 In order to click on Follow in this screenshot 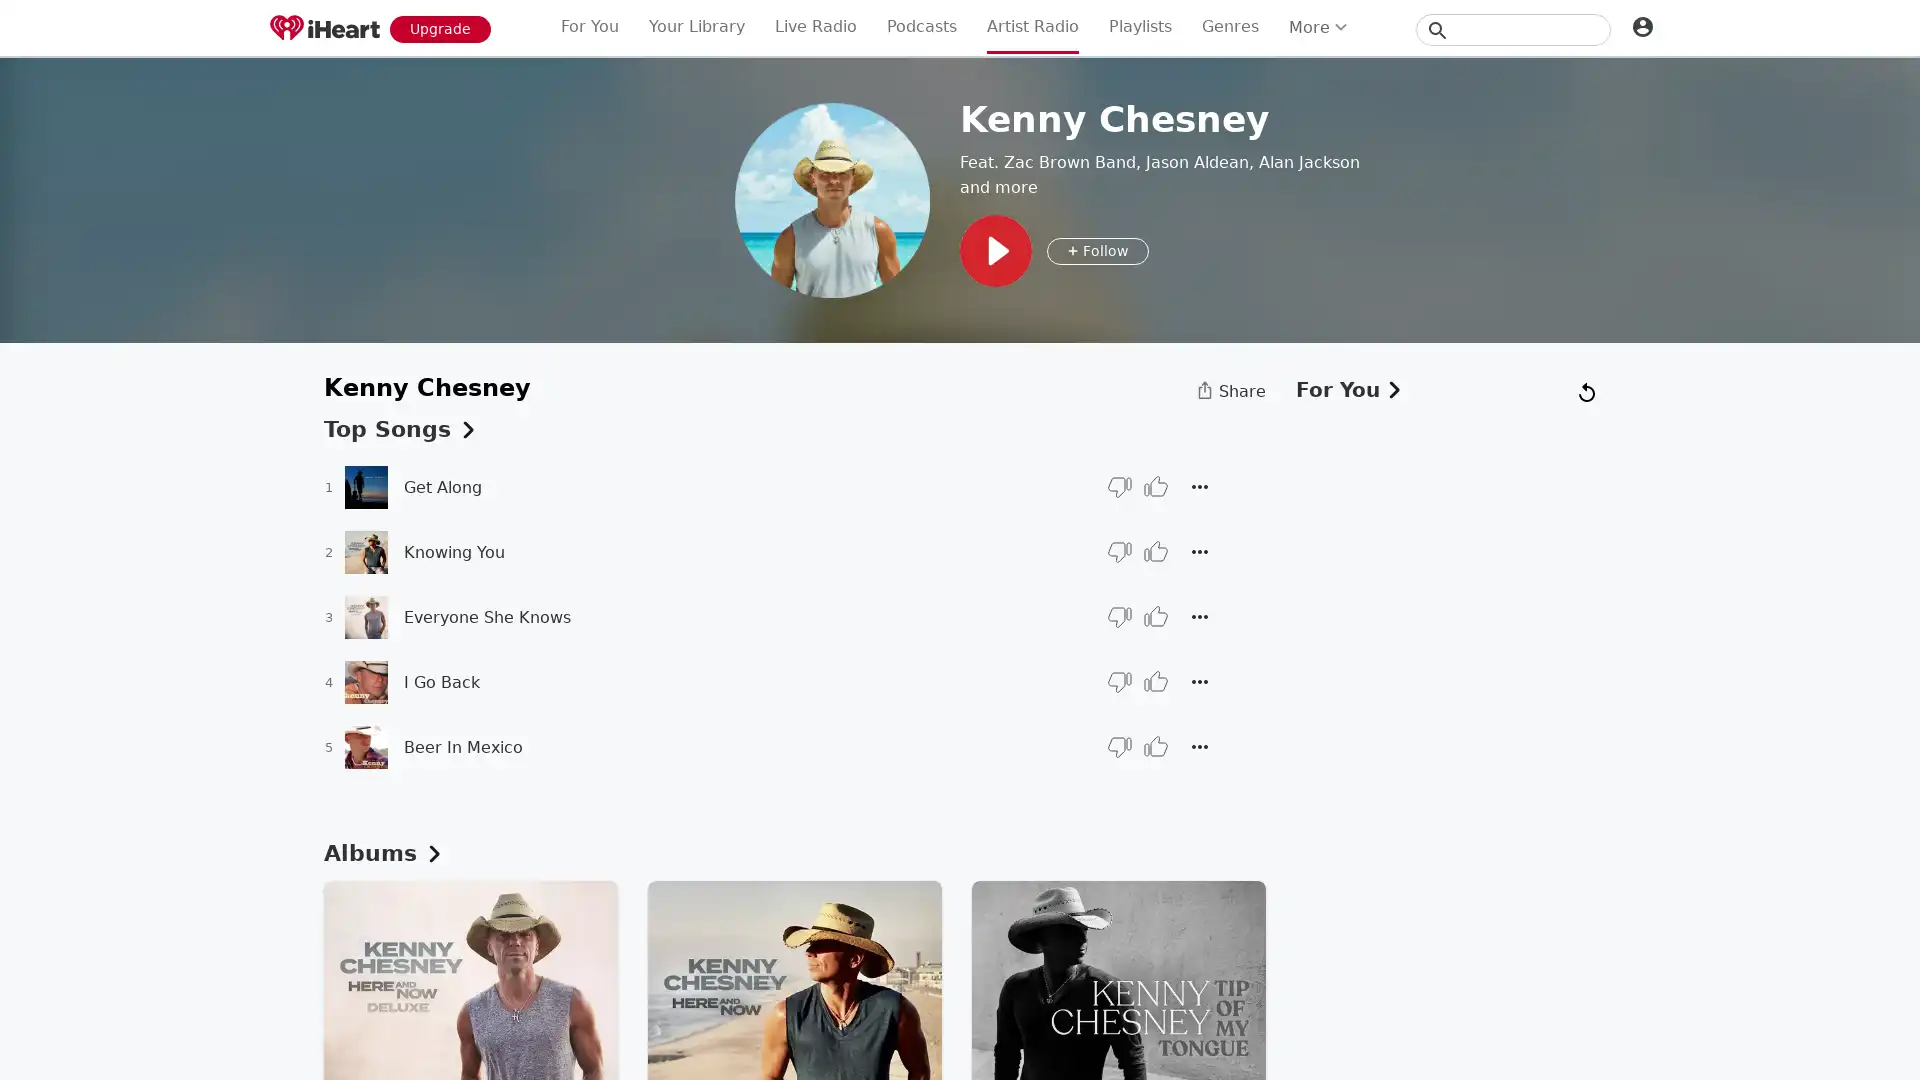, I will do `click(1097, 249)`.